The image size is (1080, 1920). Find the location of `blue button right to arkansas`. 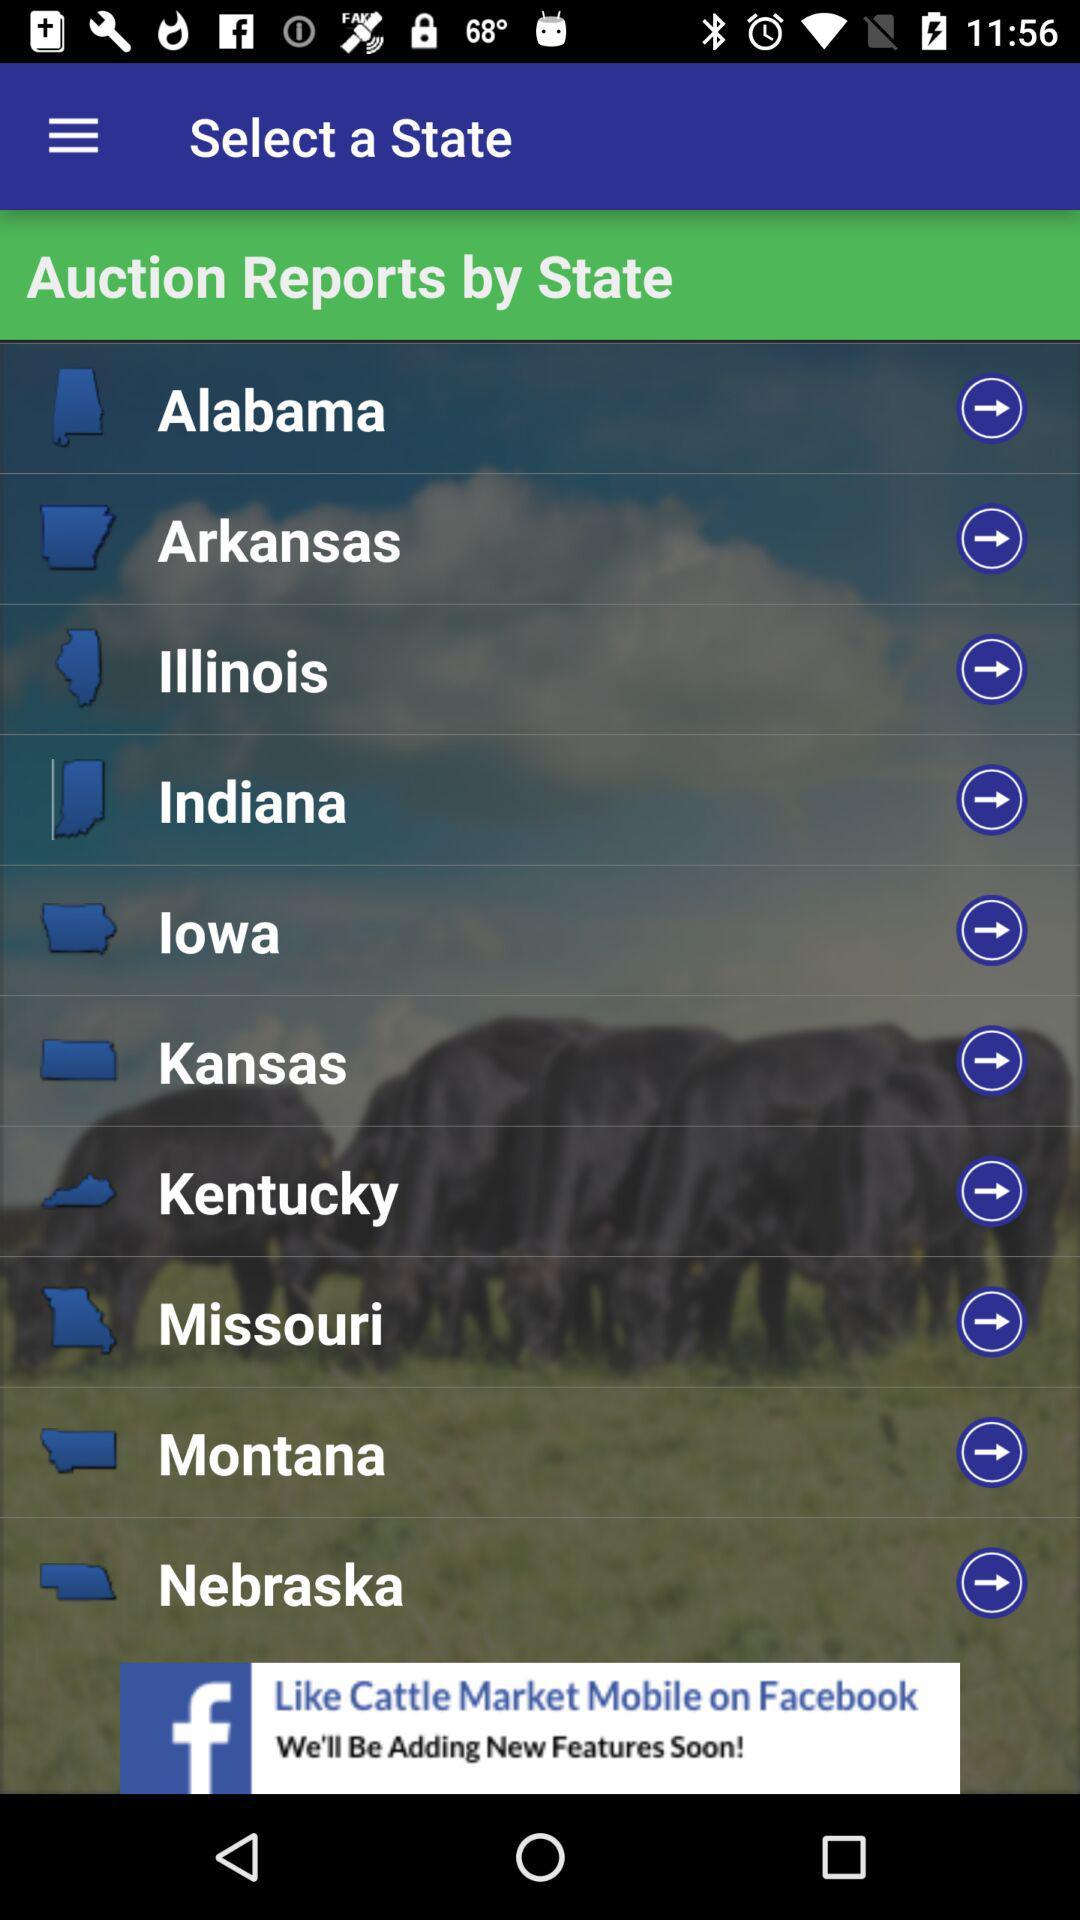

blue button right to arkansas is located at coordinates (991, 538).